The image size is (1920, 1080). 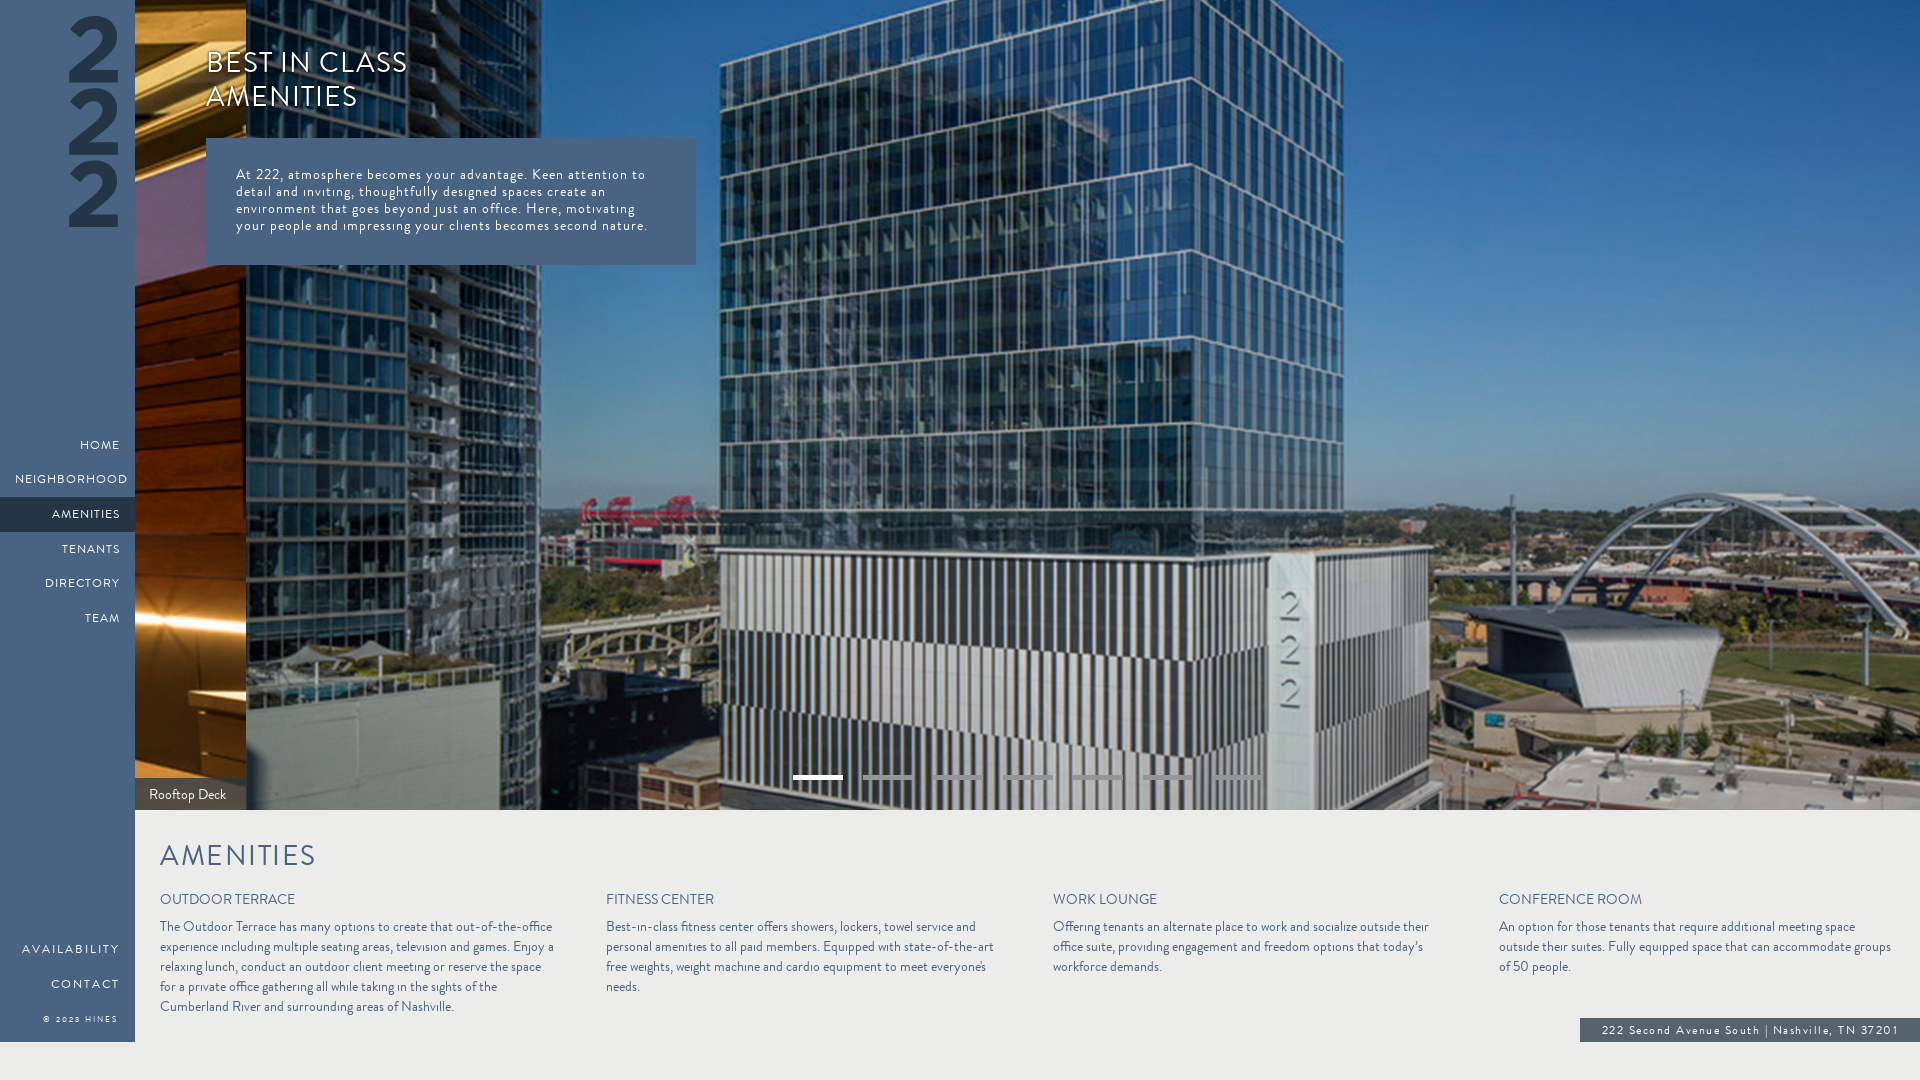 I want to click on 'DIRECTORY', so click(x=67, y=583).